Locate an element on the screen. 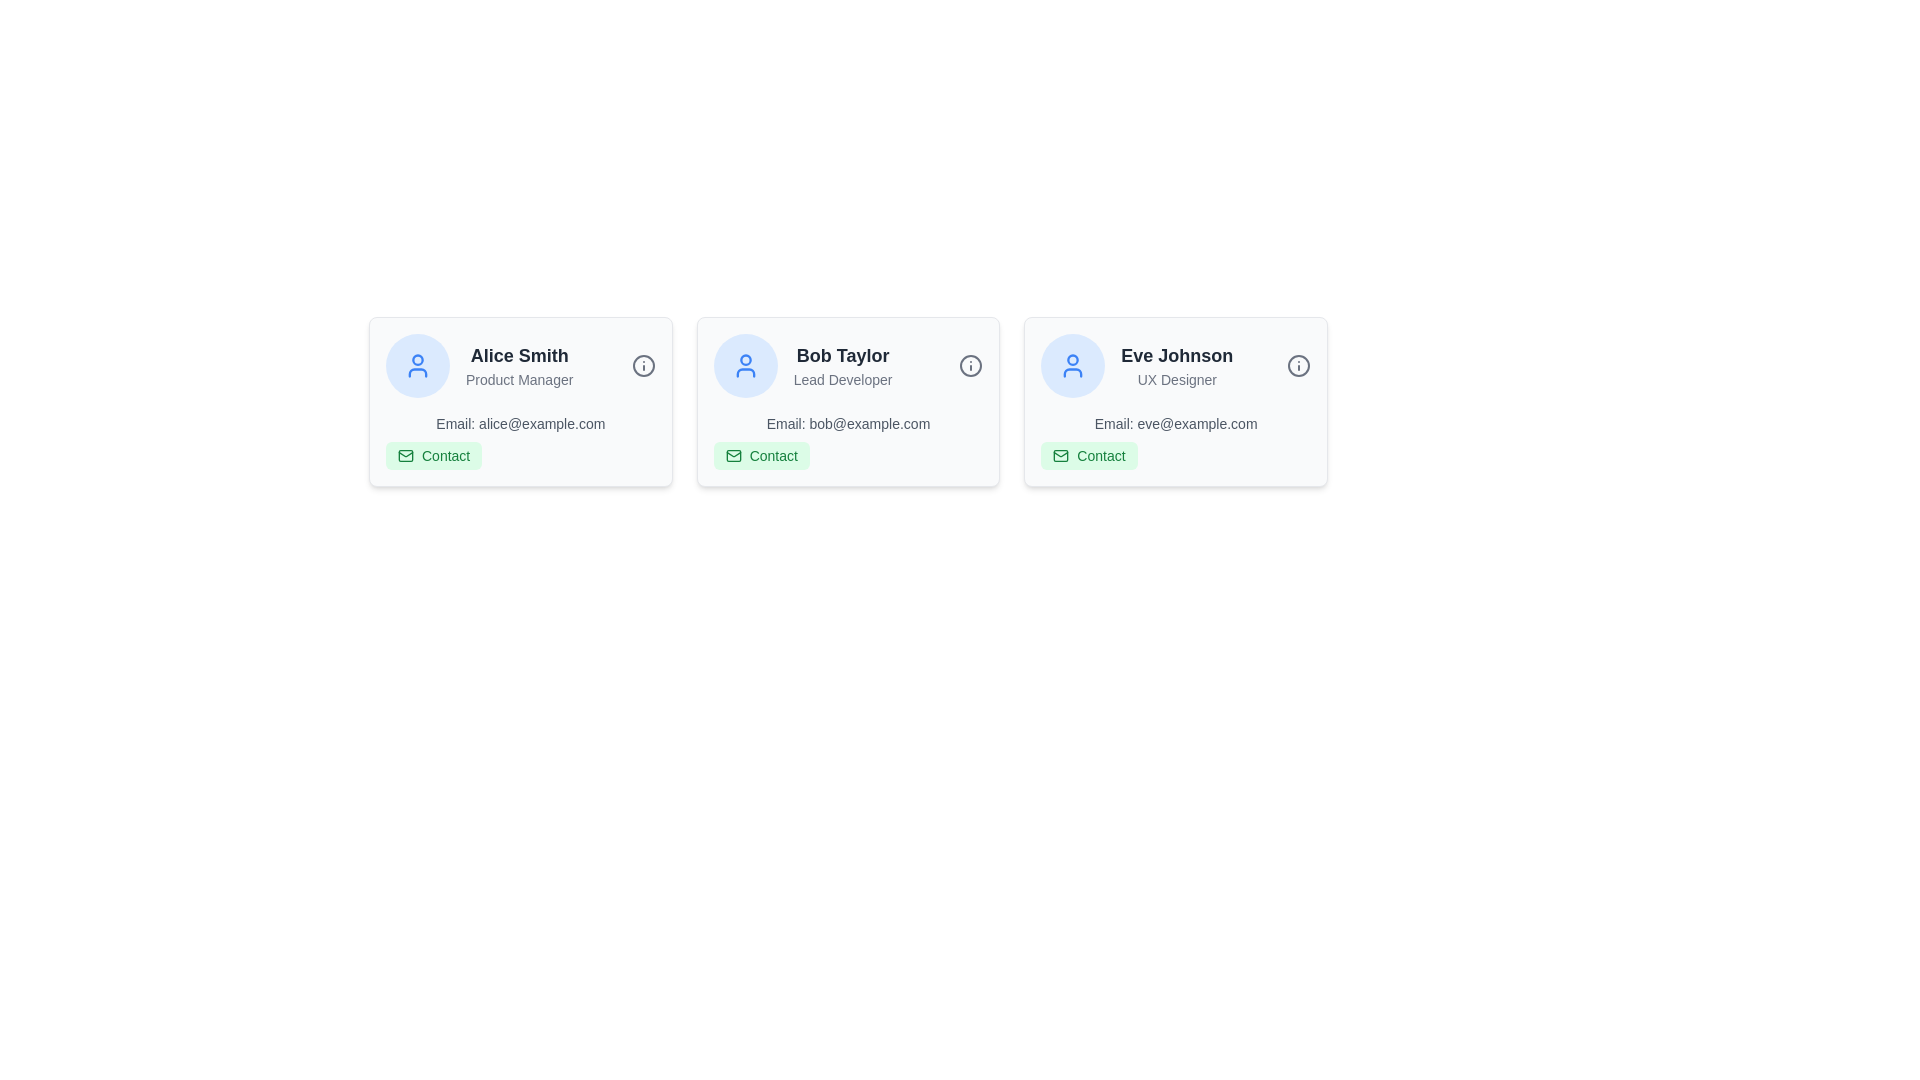 The height and width of the screenshot is (1080, 1920). the user avatar icon, which is a circular blue icon located in the left portion of the card displaying the name 'Bob Taylor' is located at coordinates (1072, 366).